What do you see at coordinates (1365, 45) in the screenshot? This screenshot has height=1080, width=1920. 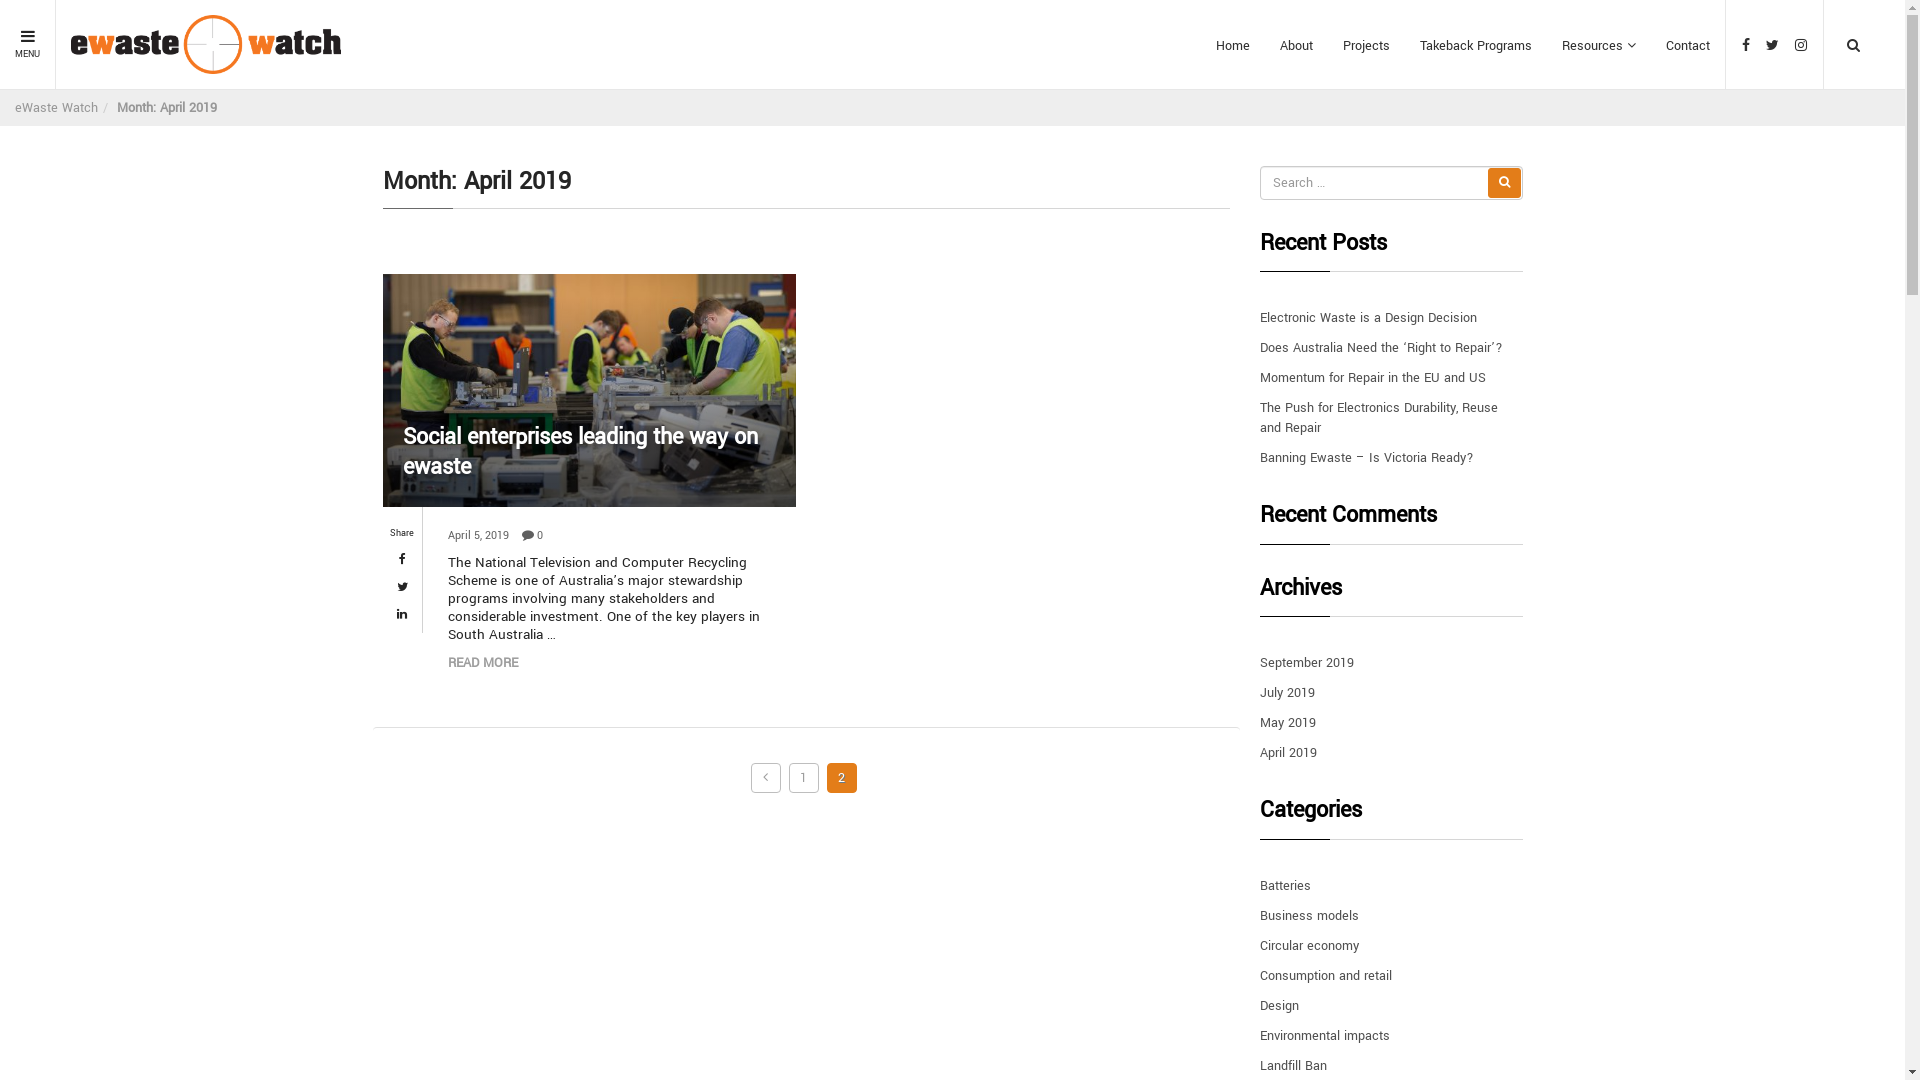 I see `'Projects'` at bounding box center [1365, 45].